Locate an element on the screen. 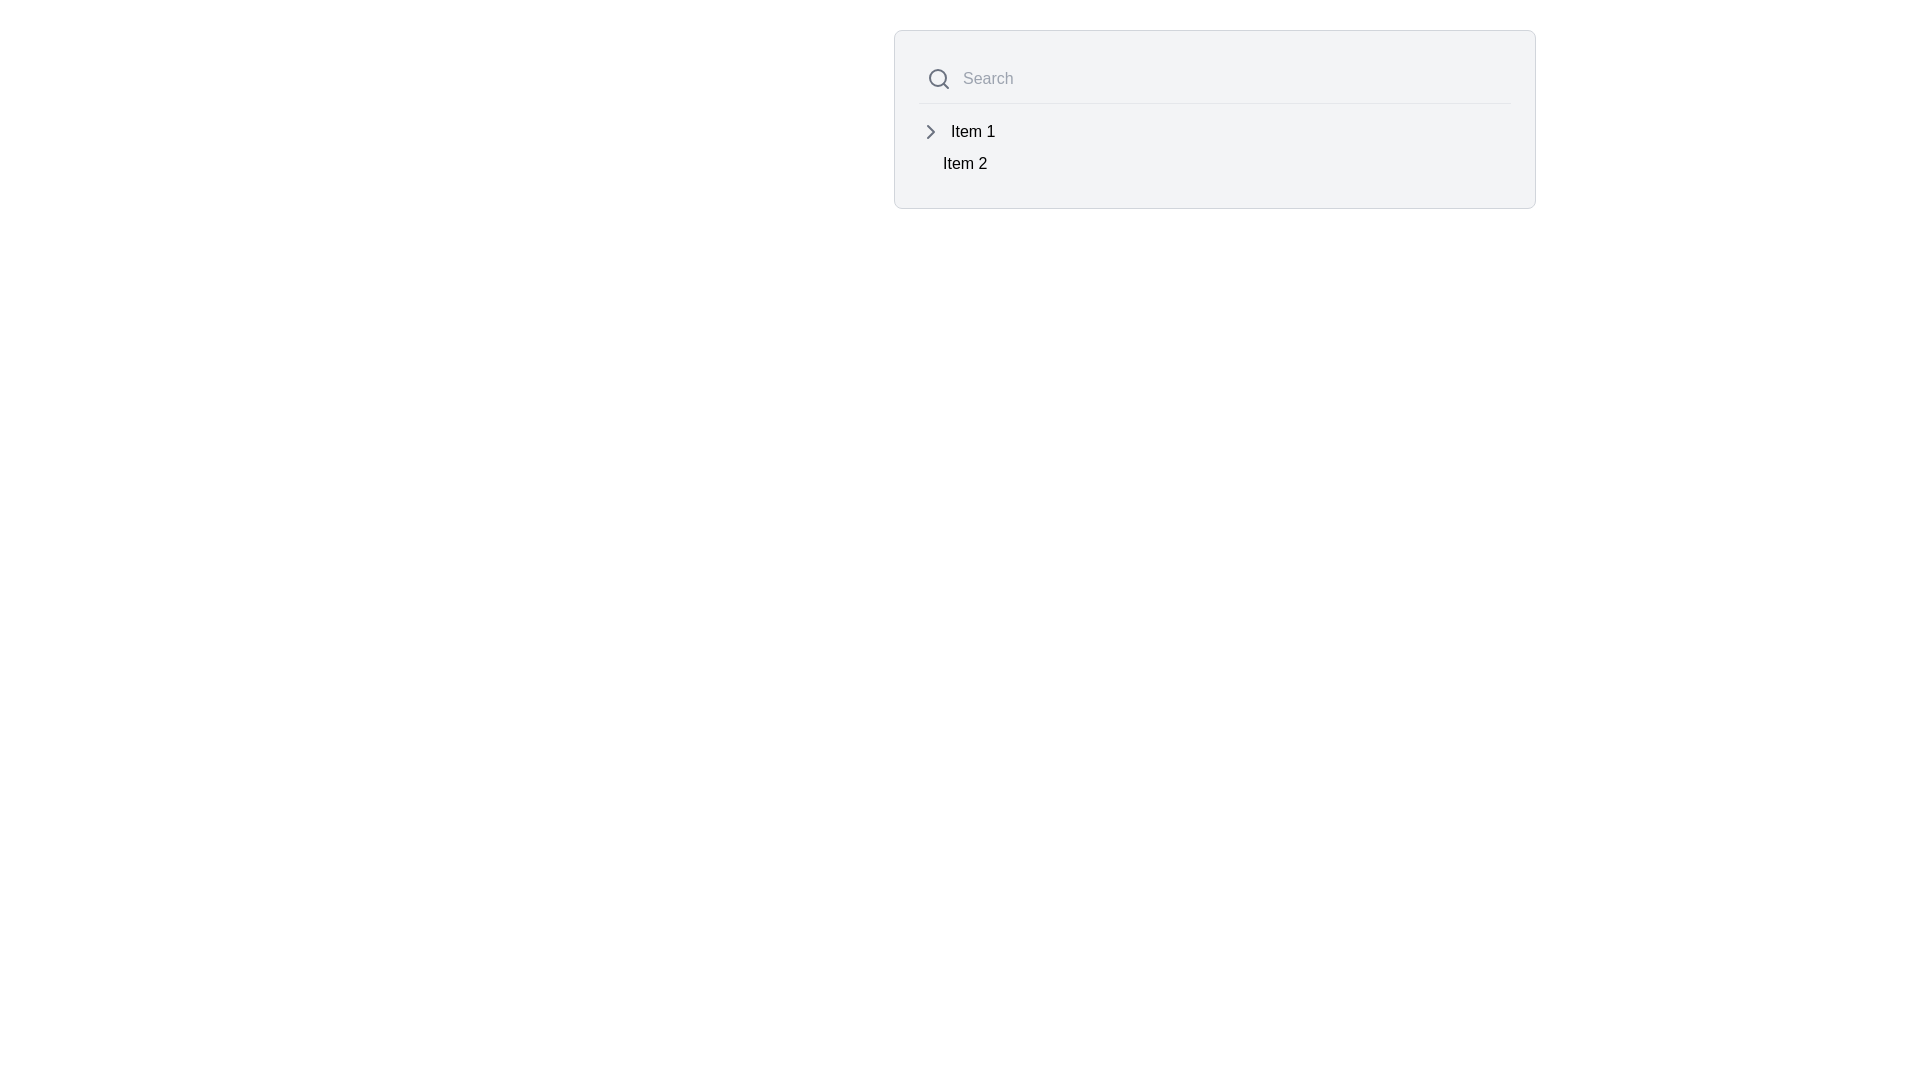 The height and width of the screenshot is (1080, 1920). the gray magnifying glass icon with a circular outline, located directly before the 'Search' text input field is located at coordinates (938, 77).